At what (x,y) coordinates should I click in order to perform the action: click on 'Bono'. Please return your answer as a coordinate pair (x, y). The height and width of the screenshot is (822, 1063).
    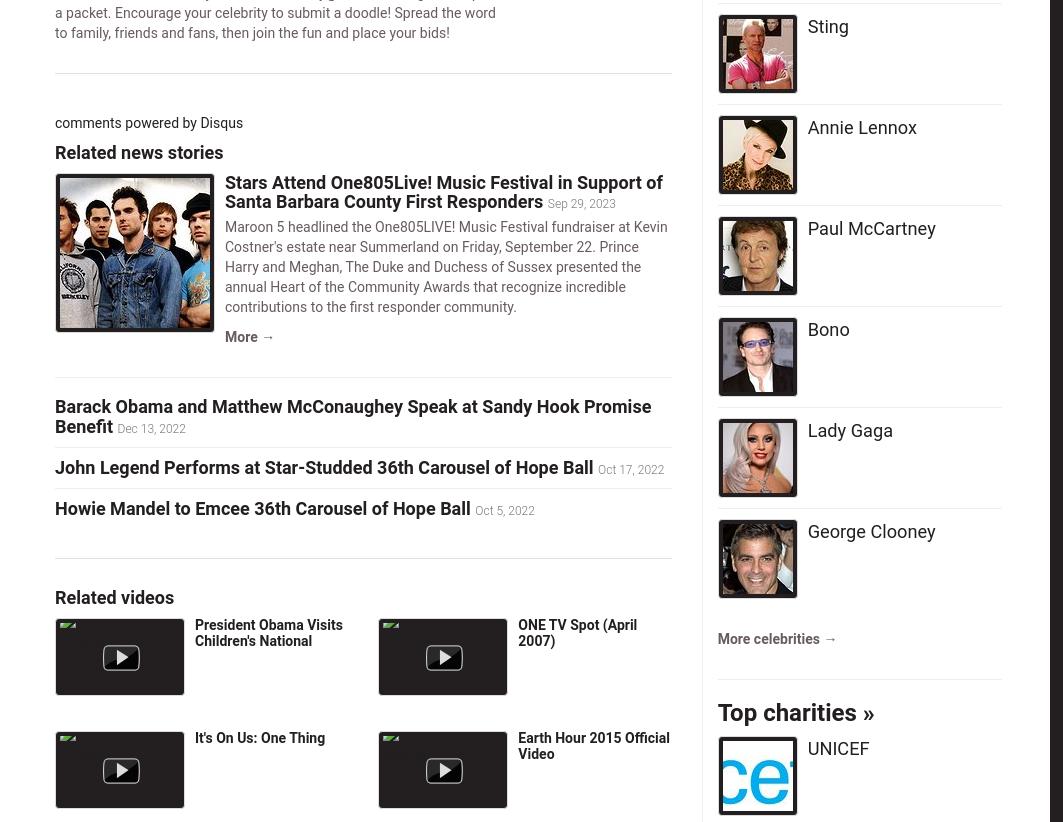
    Looking at the image, I should click on (826, 328).